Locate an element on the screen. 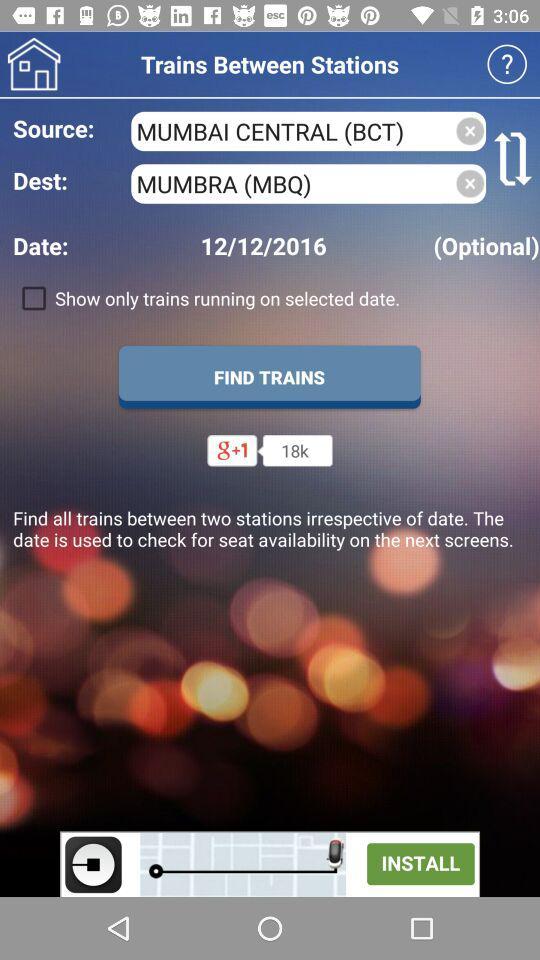 This screenshot has width=540, height=960. the home icon is located at coordinates (33, 64).